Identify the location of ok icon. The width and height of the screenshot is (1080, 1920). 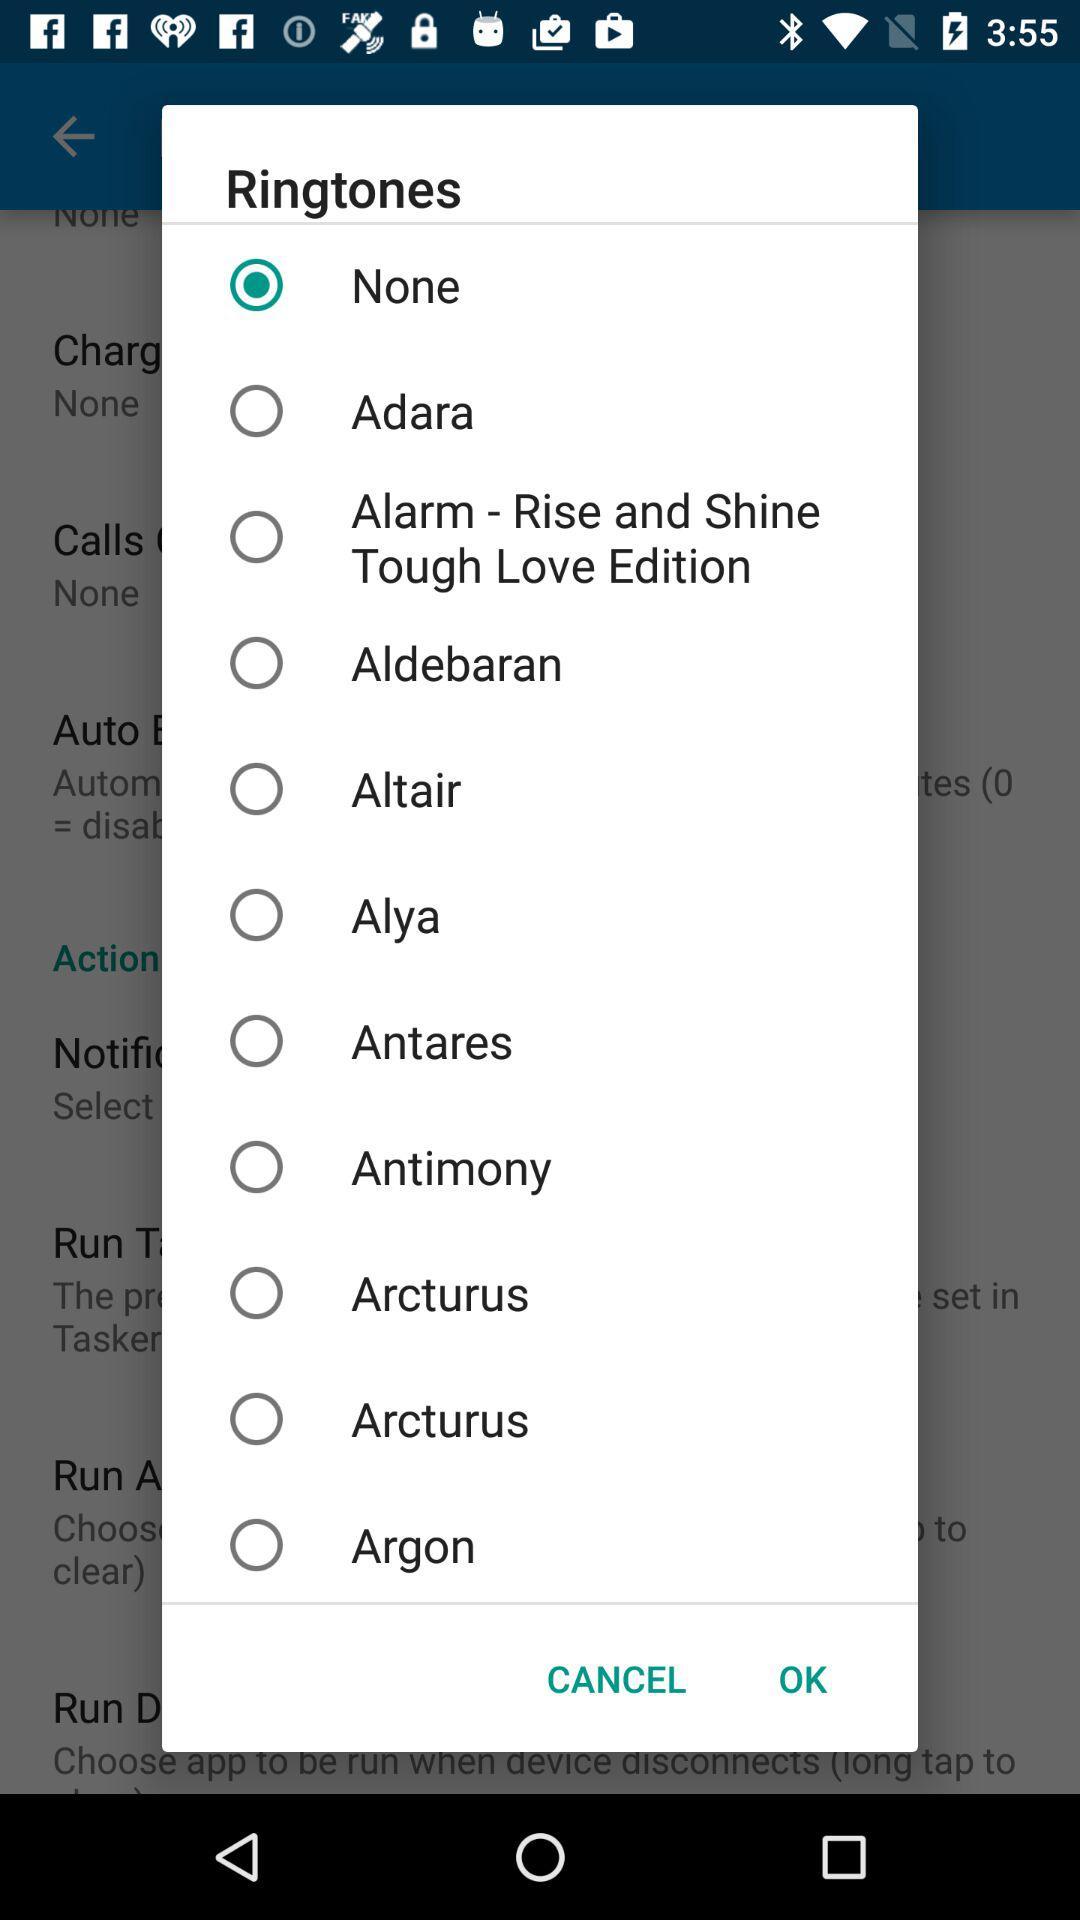
(801, 1678).